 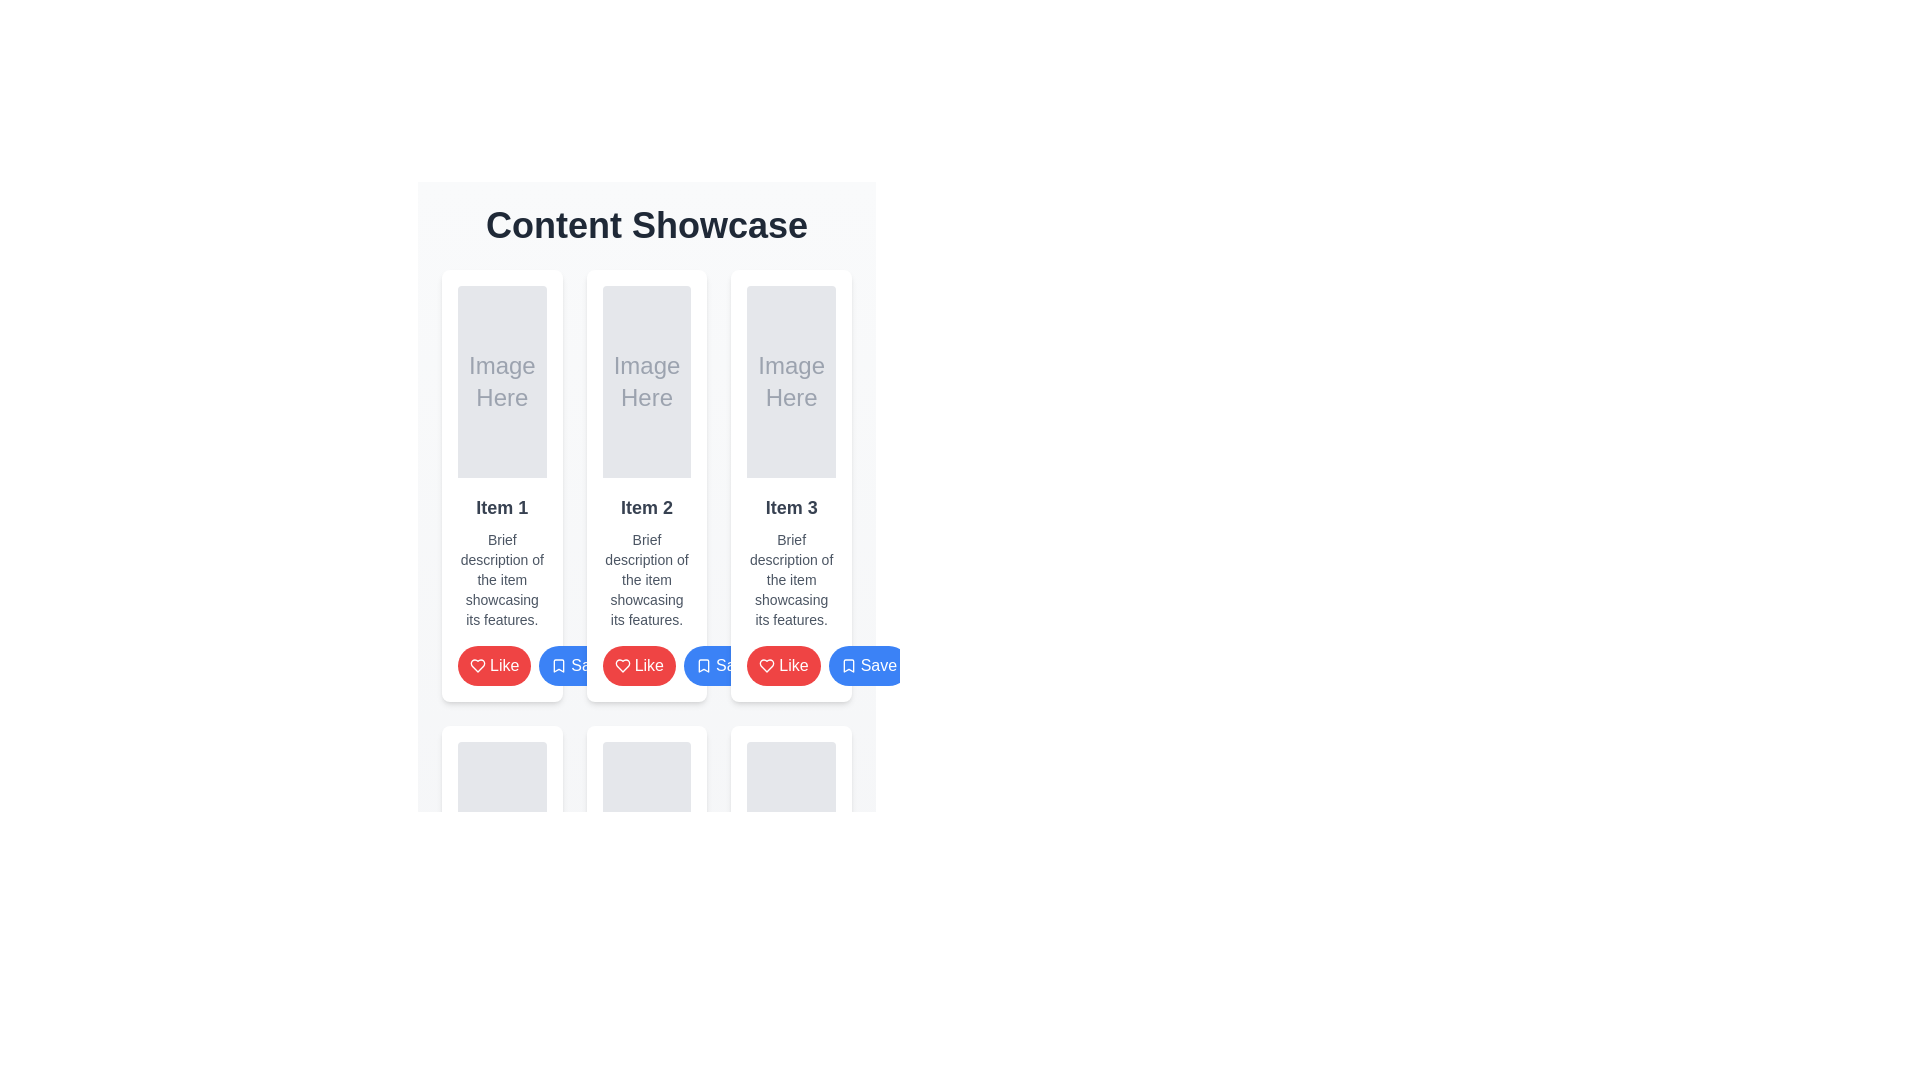 I want to click on the red 'Like' button with a heart-shaped icon, located at the bottom of the card labeled 'Item 3', so click(x=782, y=666).